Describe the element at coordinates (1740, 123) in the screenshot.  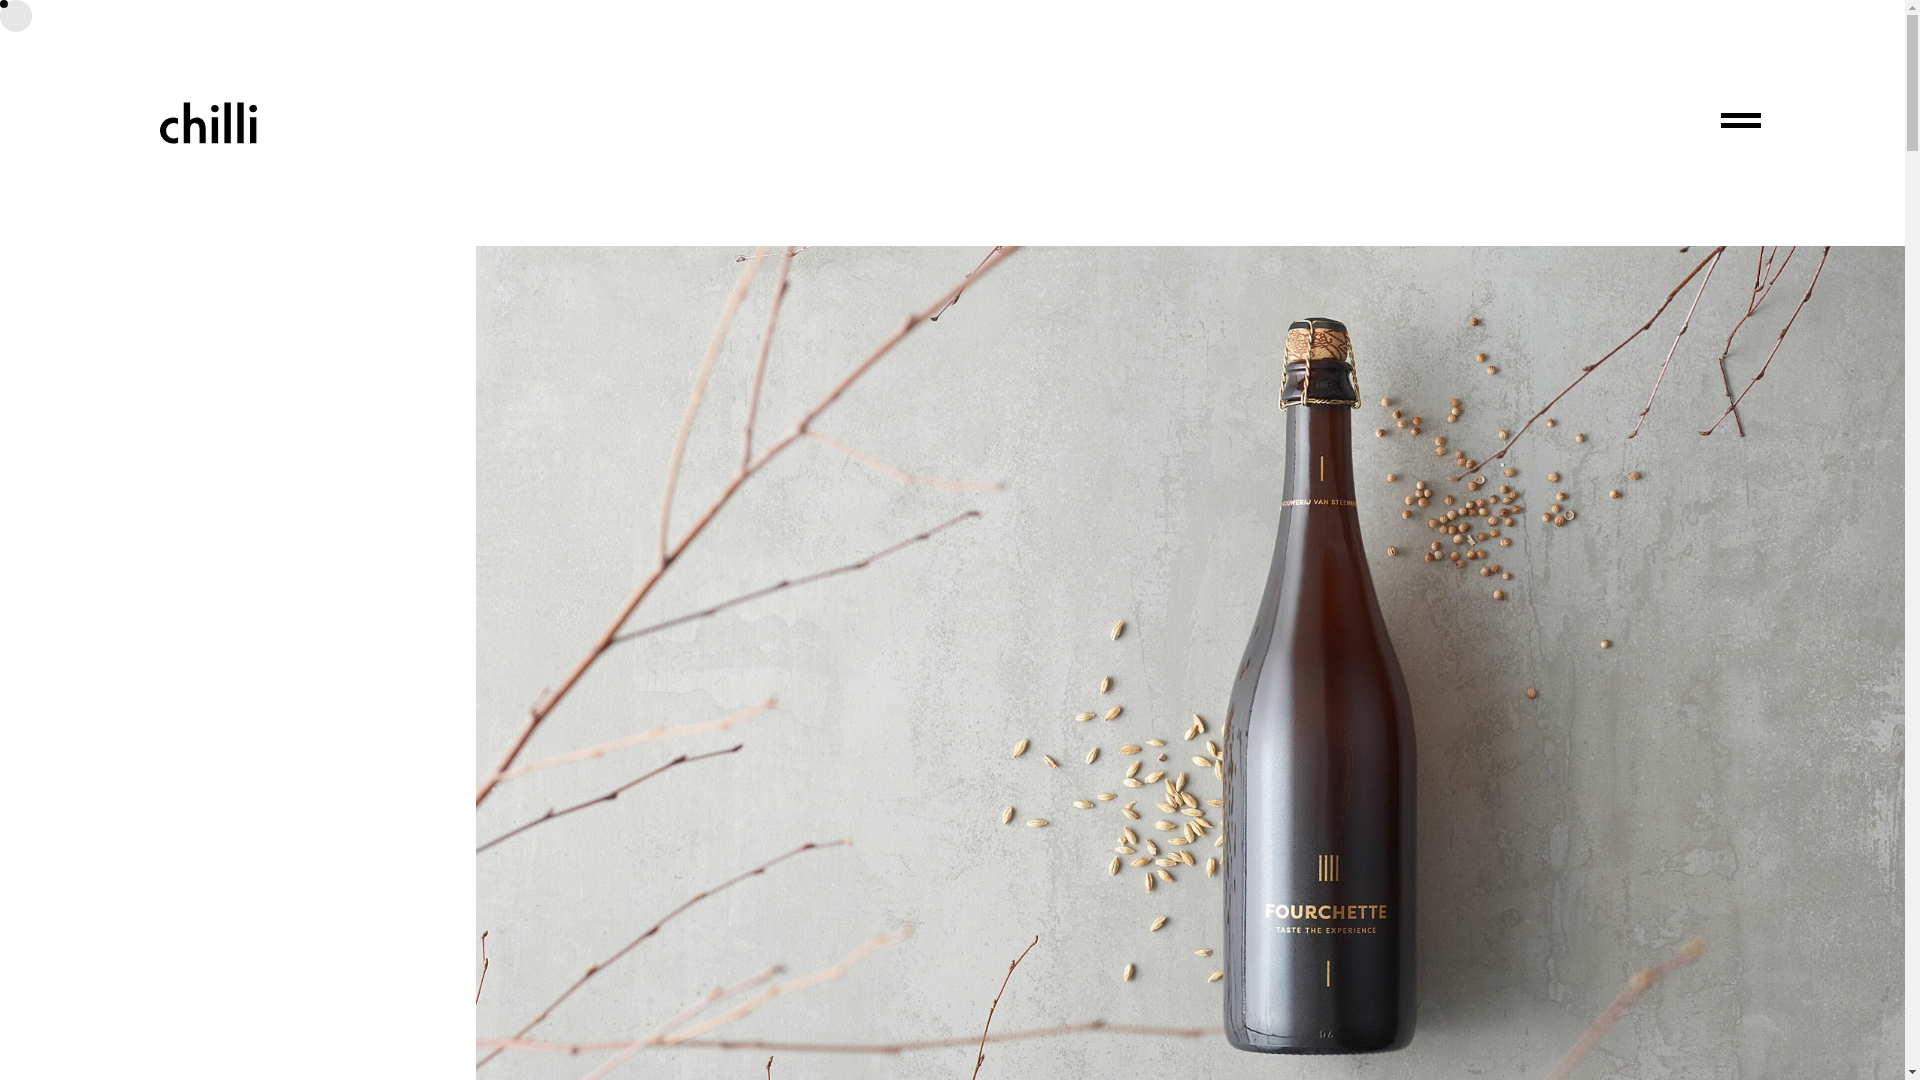
I see `'Menu'` at that location.